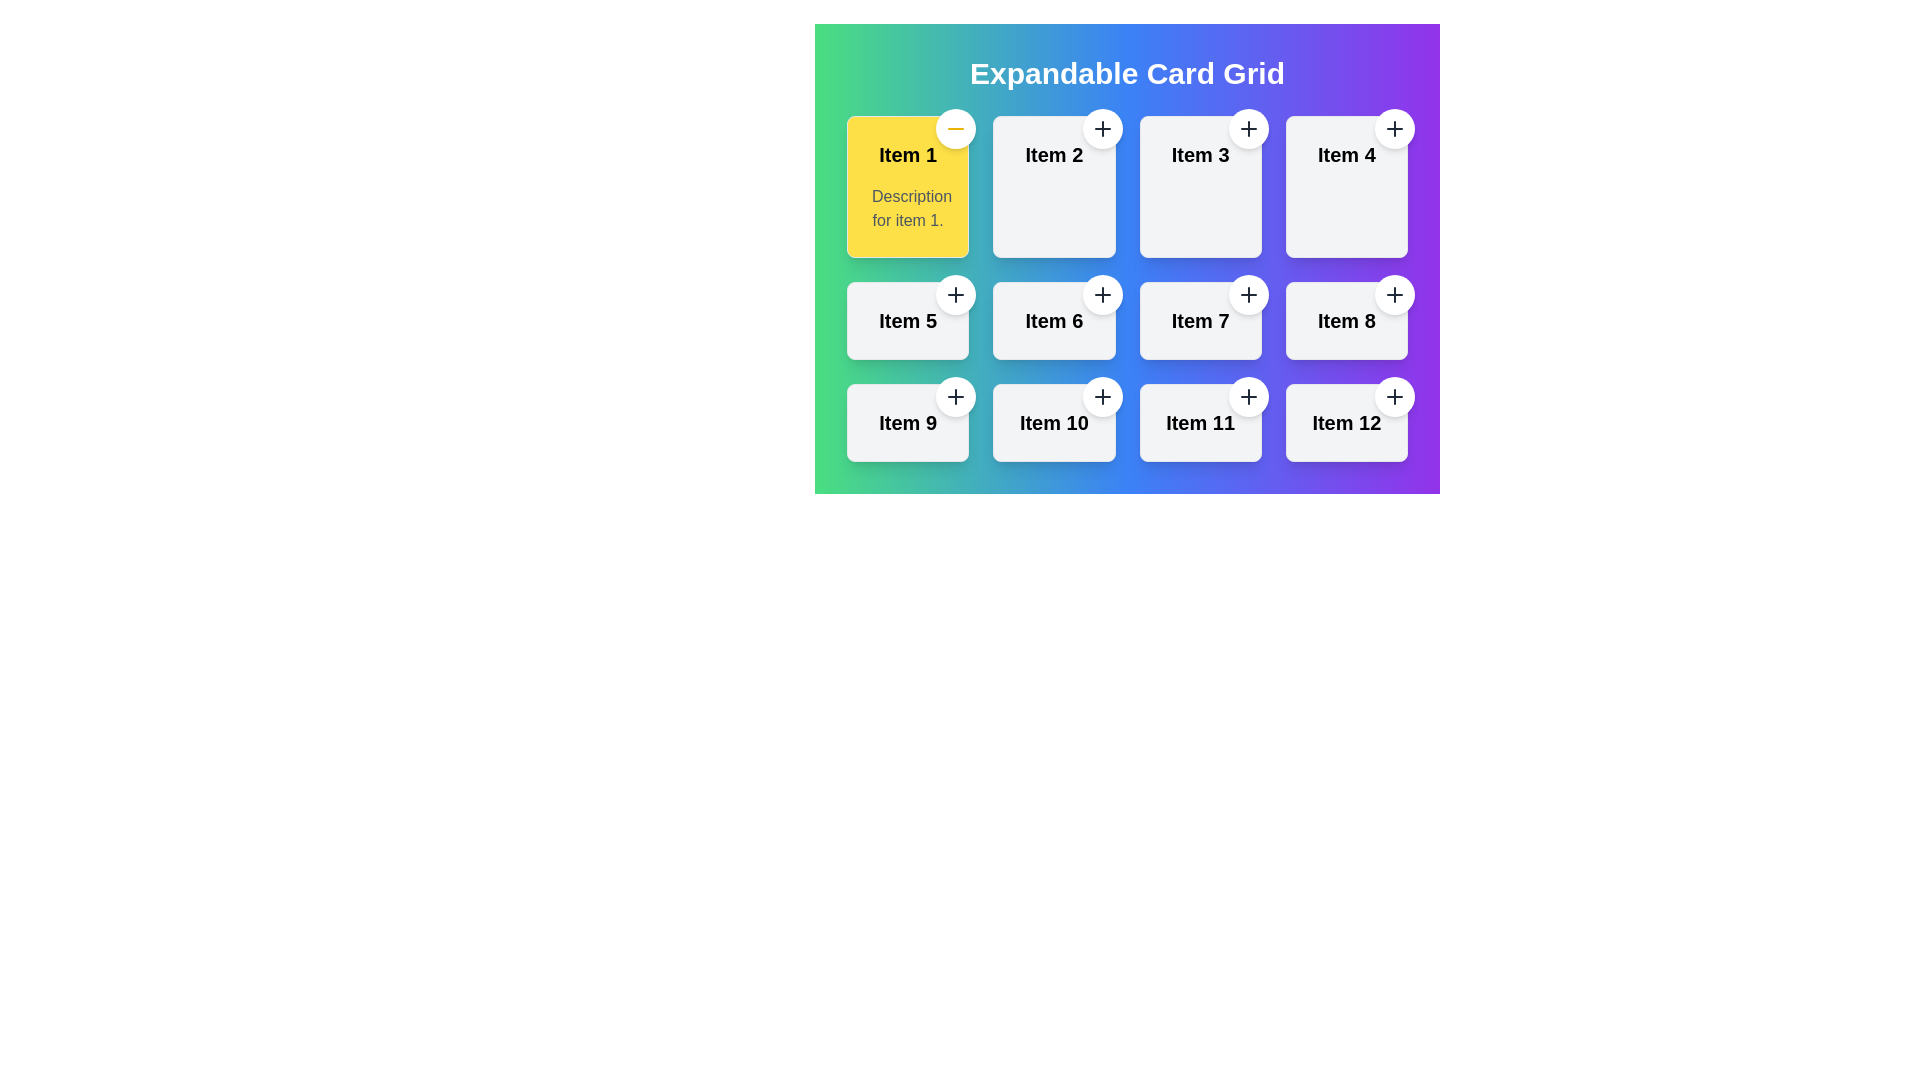 The height and width of the screenshot is (1080, 1920). What do you see at coordinates (1053, 186) in the screenshot?
I see `the second item card in the first row of the grid` at bounding box center [1053, 186].